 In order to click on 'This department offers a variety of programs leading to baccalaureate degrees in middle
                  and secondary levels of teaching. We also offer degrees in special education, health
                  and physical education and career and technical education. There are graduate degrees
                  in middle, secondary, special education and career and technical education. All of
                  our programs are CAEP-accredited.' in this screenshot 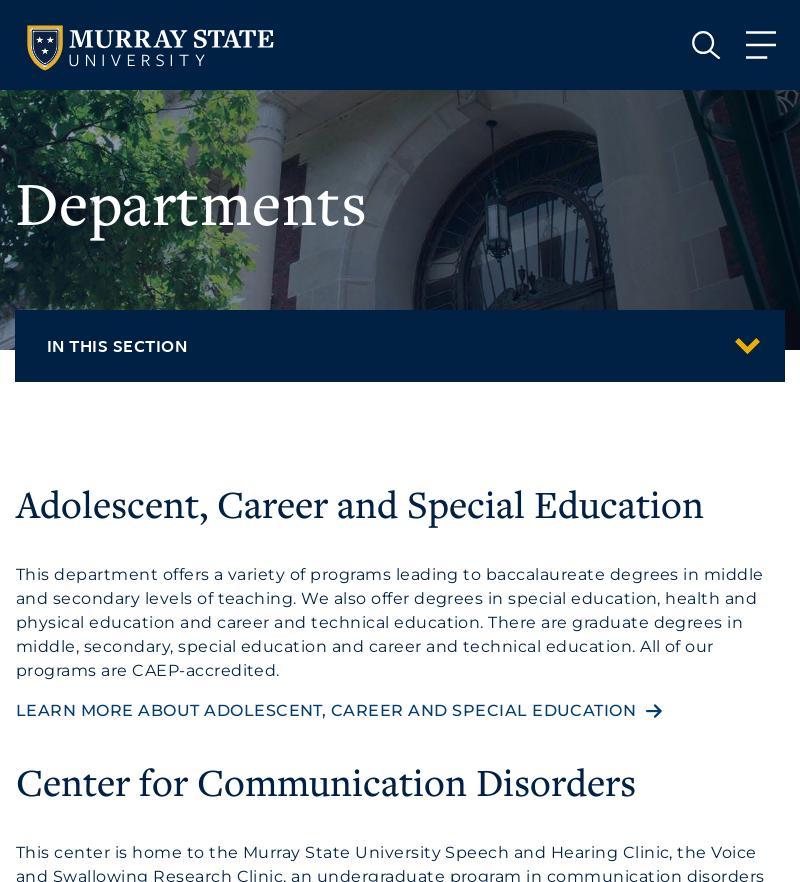, I will do `click(16, 620)`.